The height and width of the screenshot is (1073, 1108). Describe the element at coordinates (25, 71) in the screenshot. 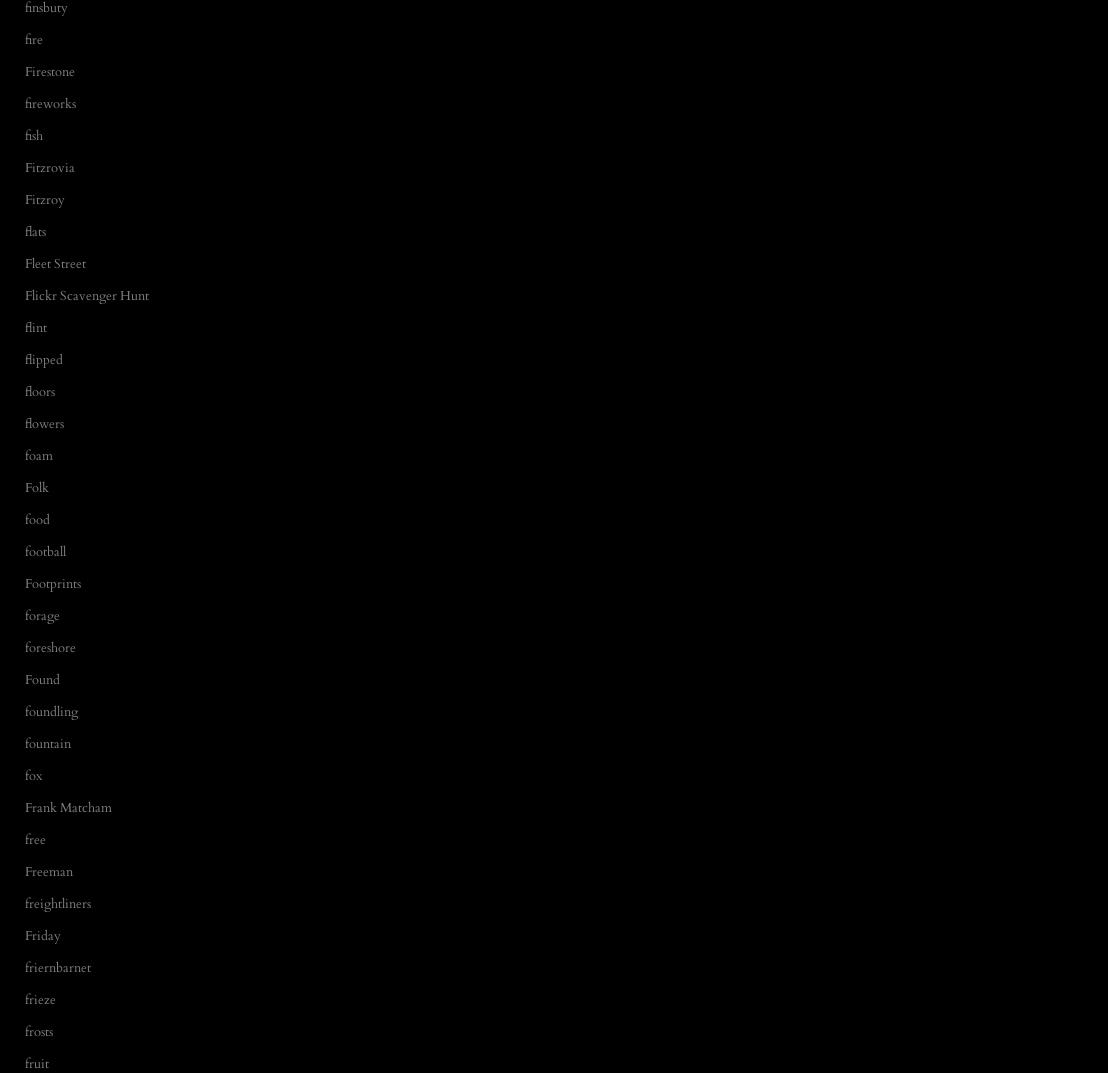

I see `'Firestone'` at that location.